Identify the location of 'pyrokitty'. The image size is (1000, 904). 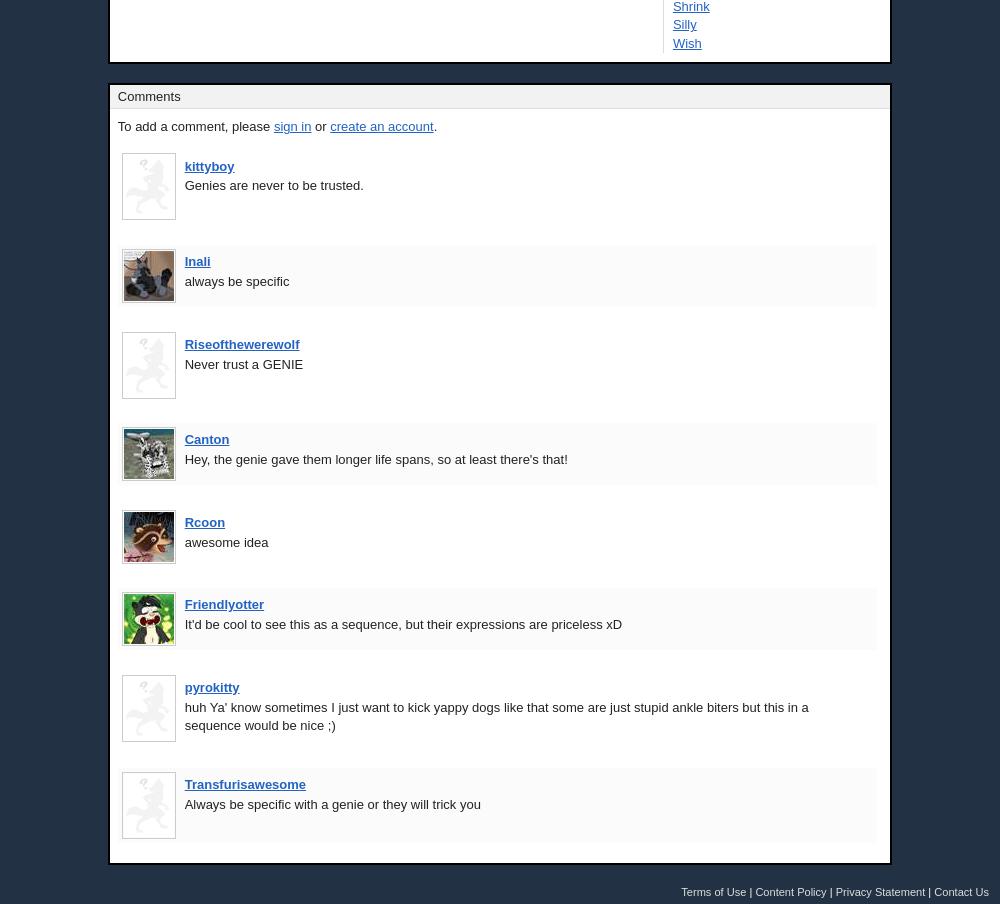
(210, 686).